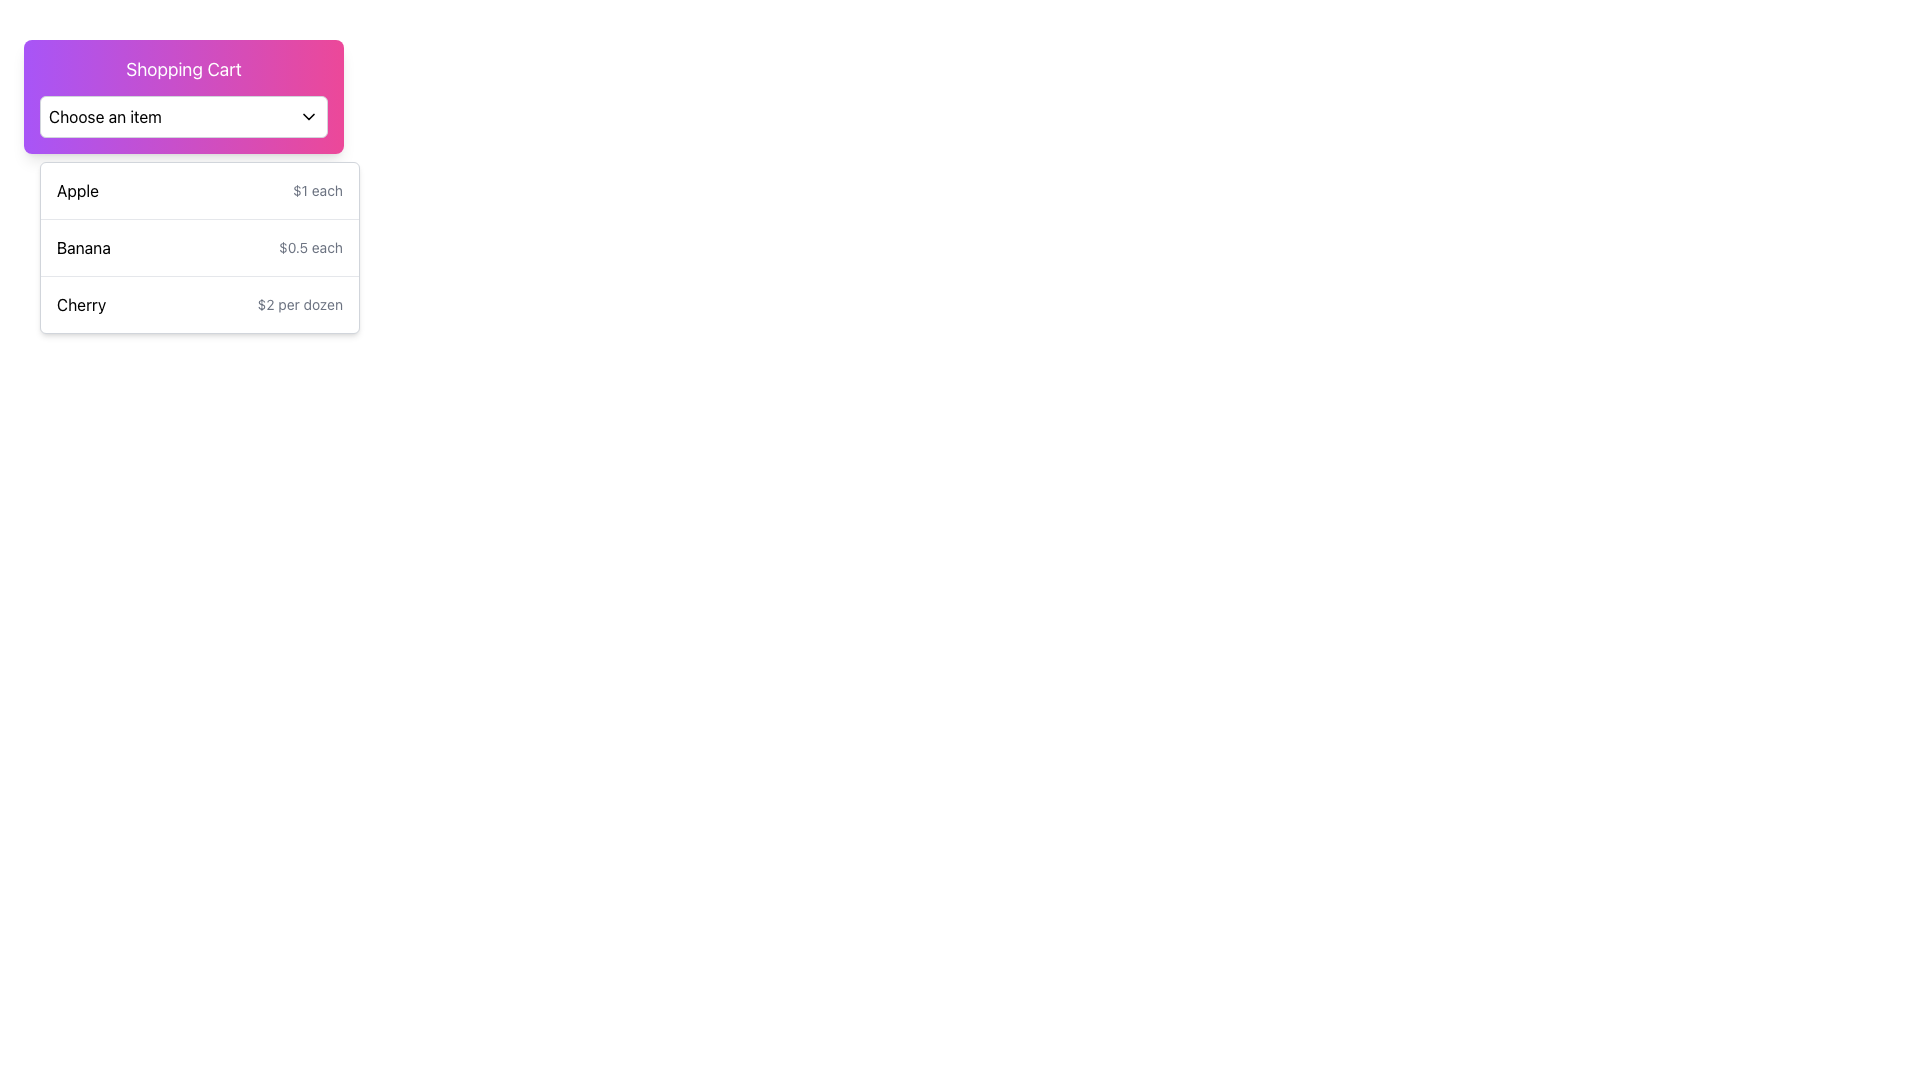 The height and width of the screenshot is (1080, 1920). Describe the element at coordinates (77, 191) in the screenshot. I see `the text label displaying 'Apple', which is the first item in the dropdown menu under the 'Shopping Cart' header, positioned flush to the left and adjacent to '$1 each'` at that location.